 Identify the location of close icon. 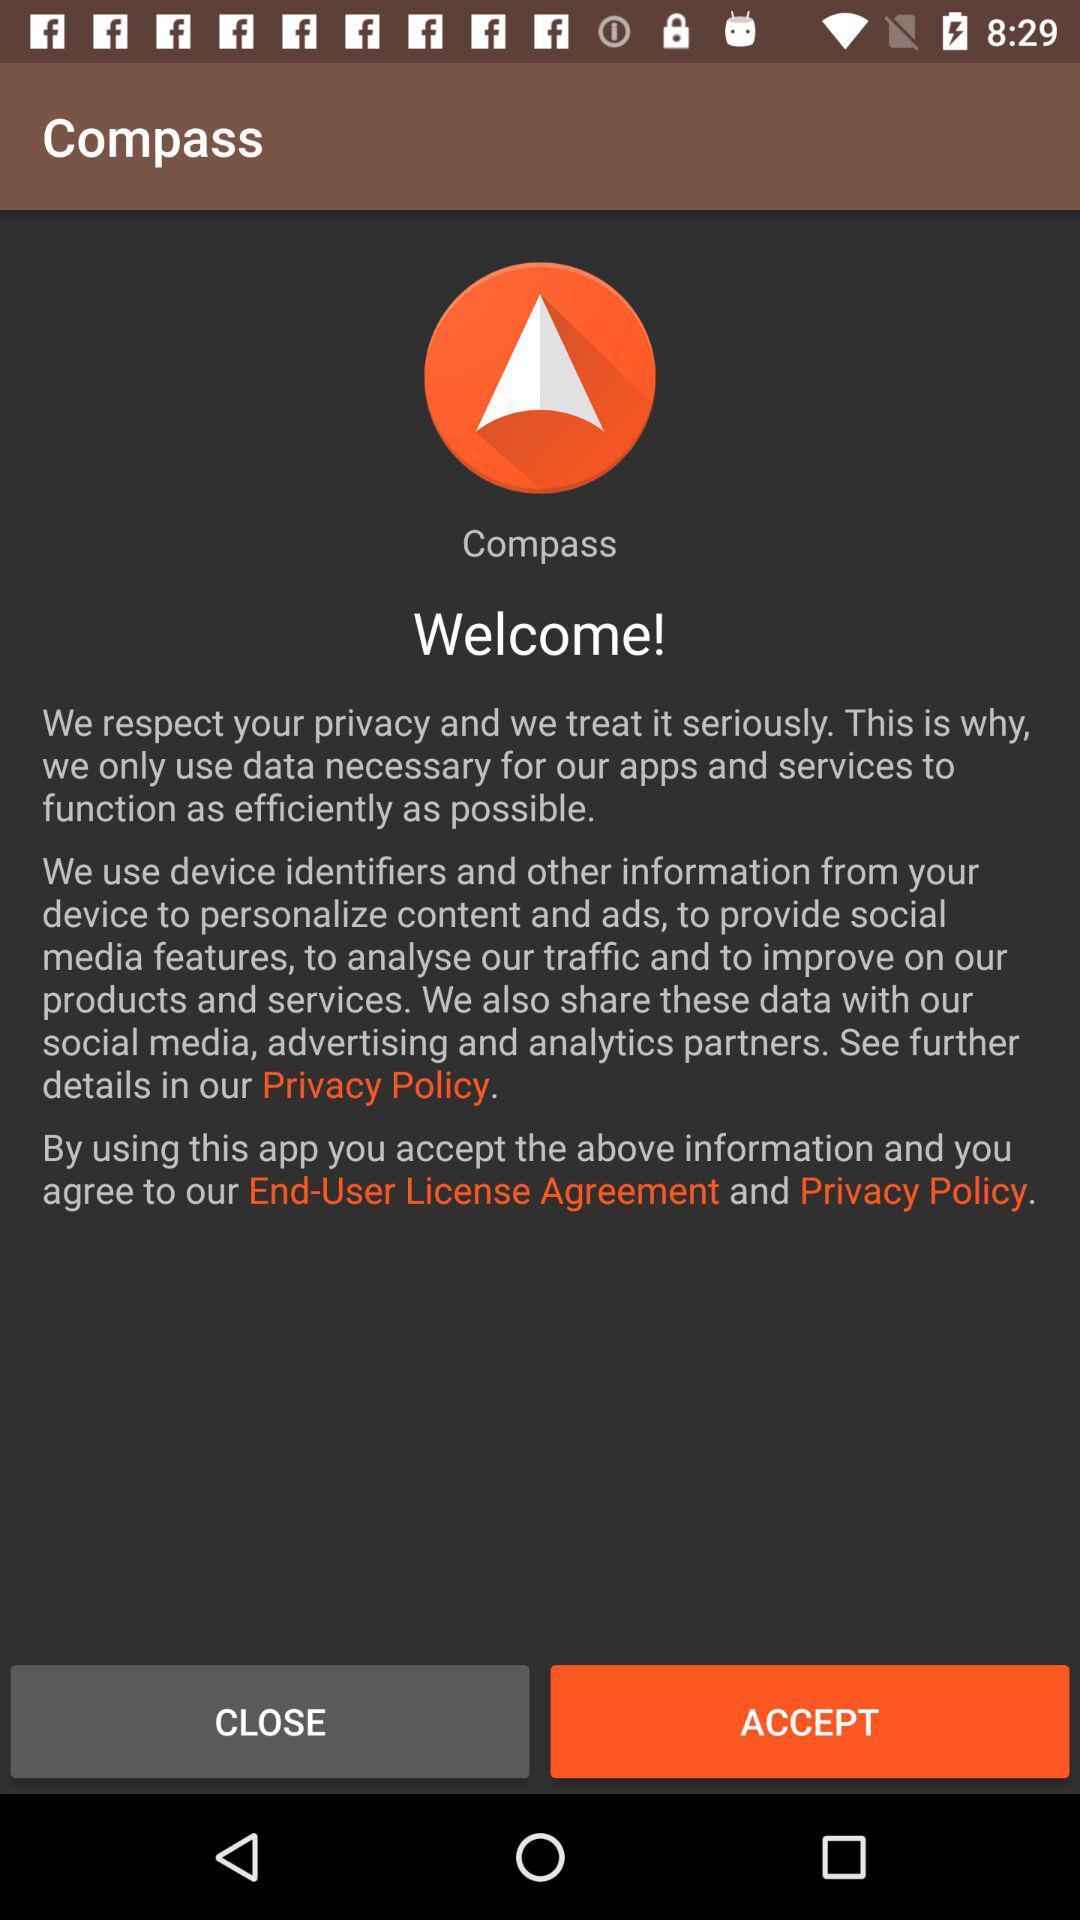
(270, 1720).